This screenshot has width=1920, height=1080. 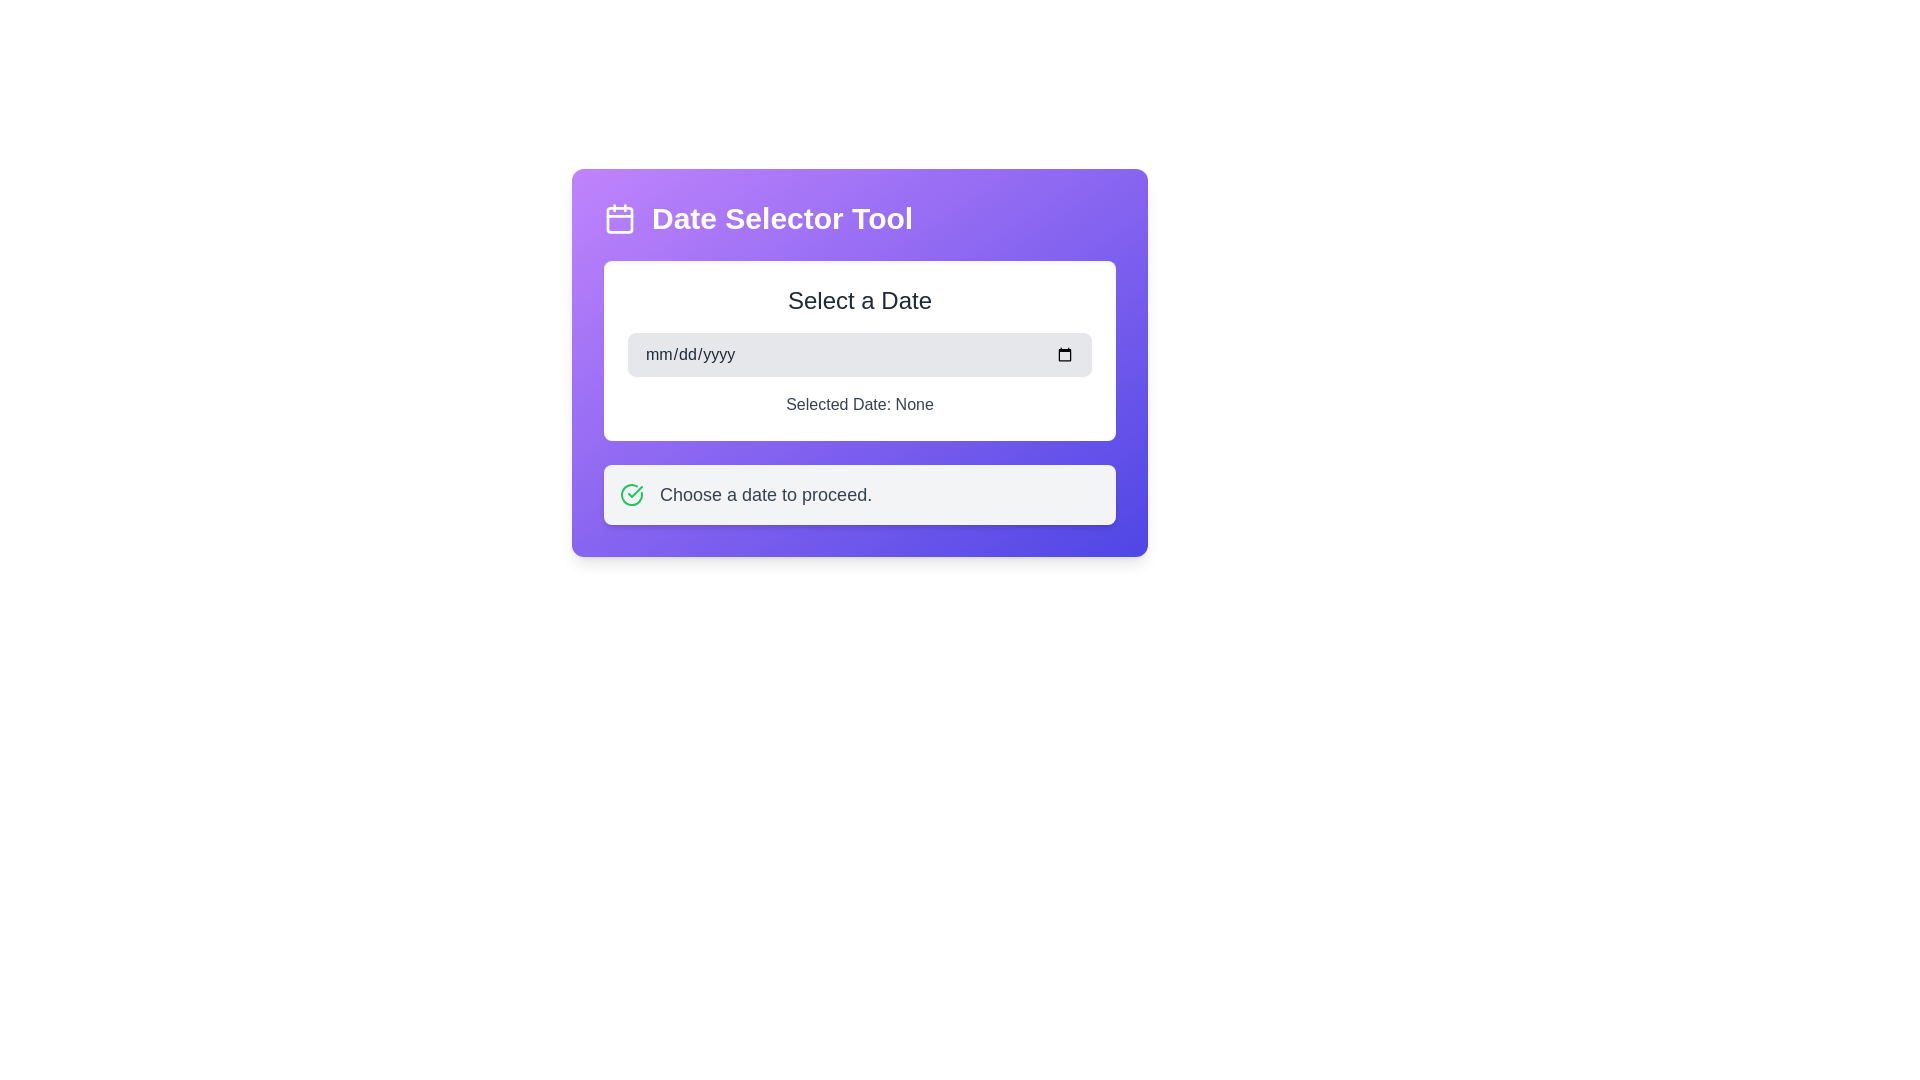 I want to click on the calendar icon styled with rounded corners, white strokes, and a transparent fill, located on the left side of the purple header of the 'Date Selector Tool', so click(x=618, y=219).